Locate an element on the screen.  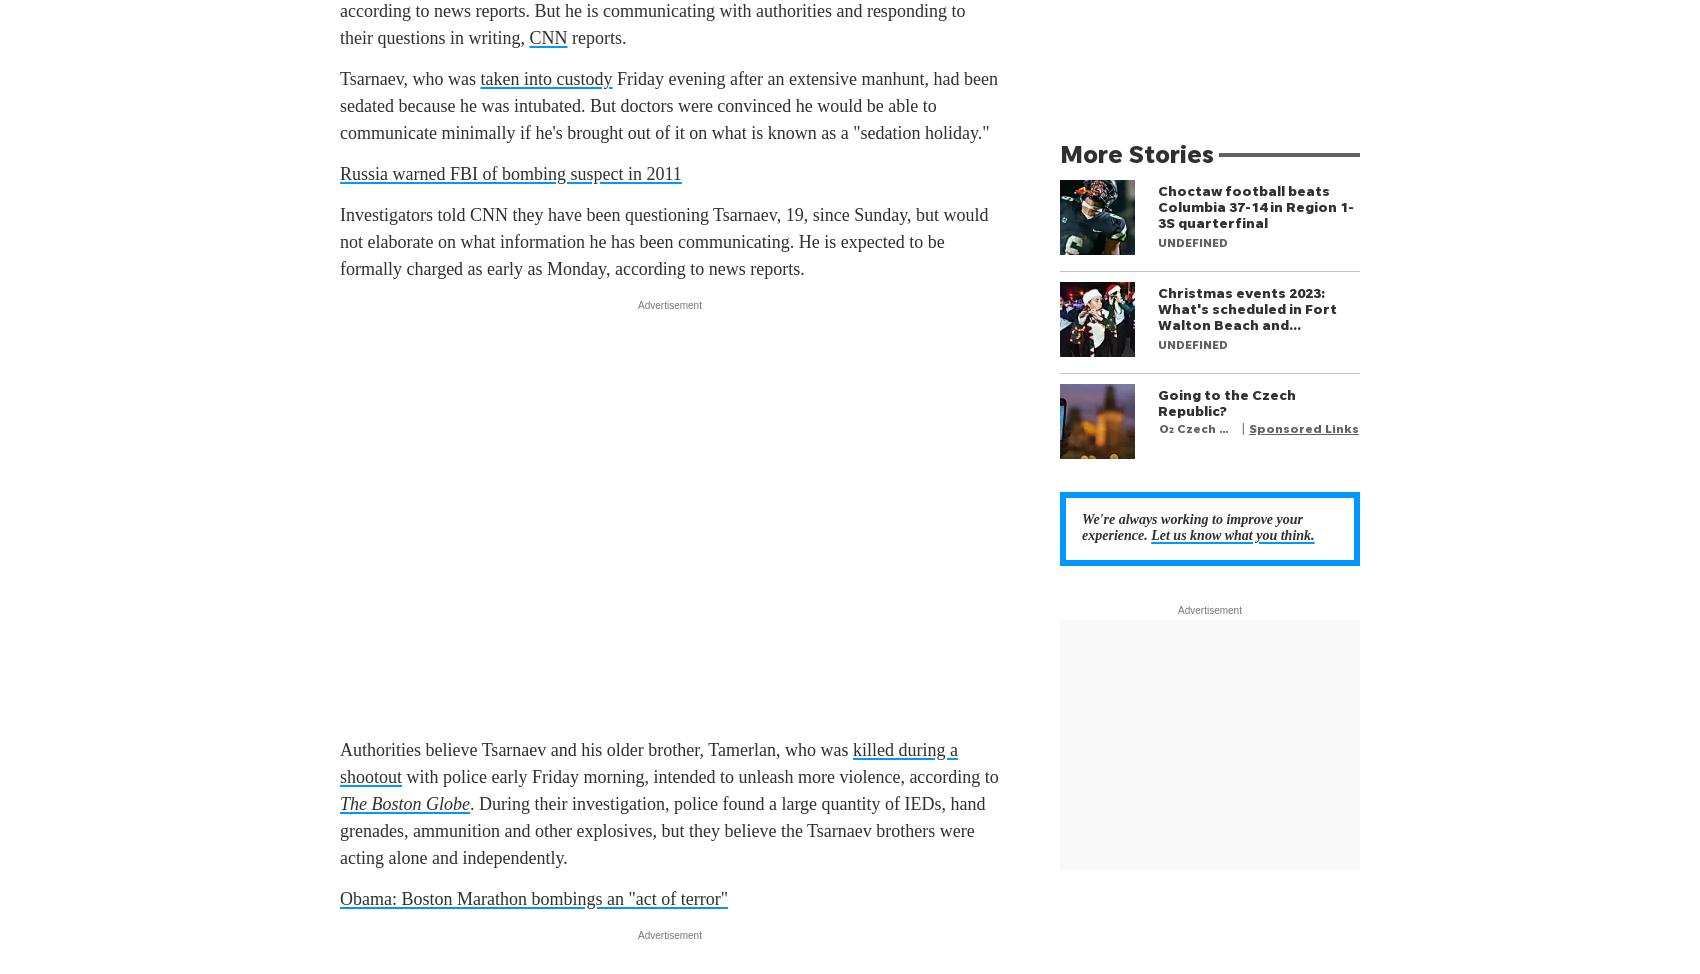
'CNN' is located at coordinates (547, 37).